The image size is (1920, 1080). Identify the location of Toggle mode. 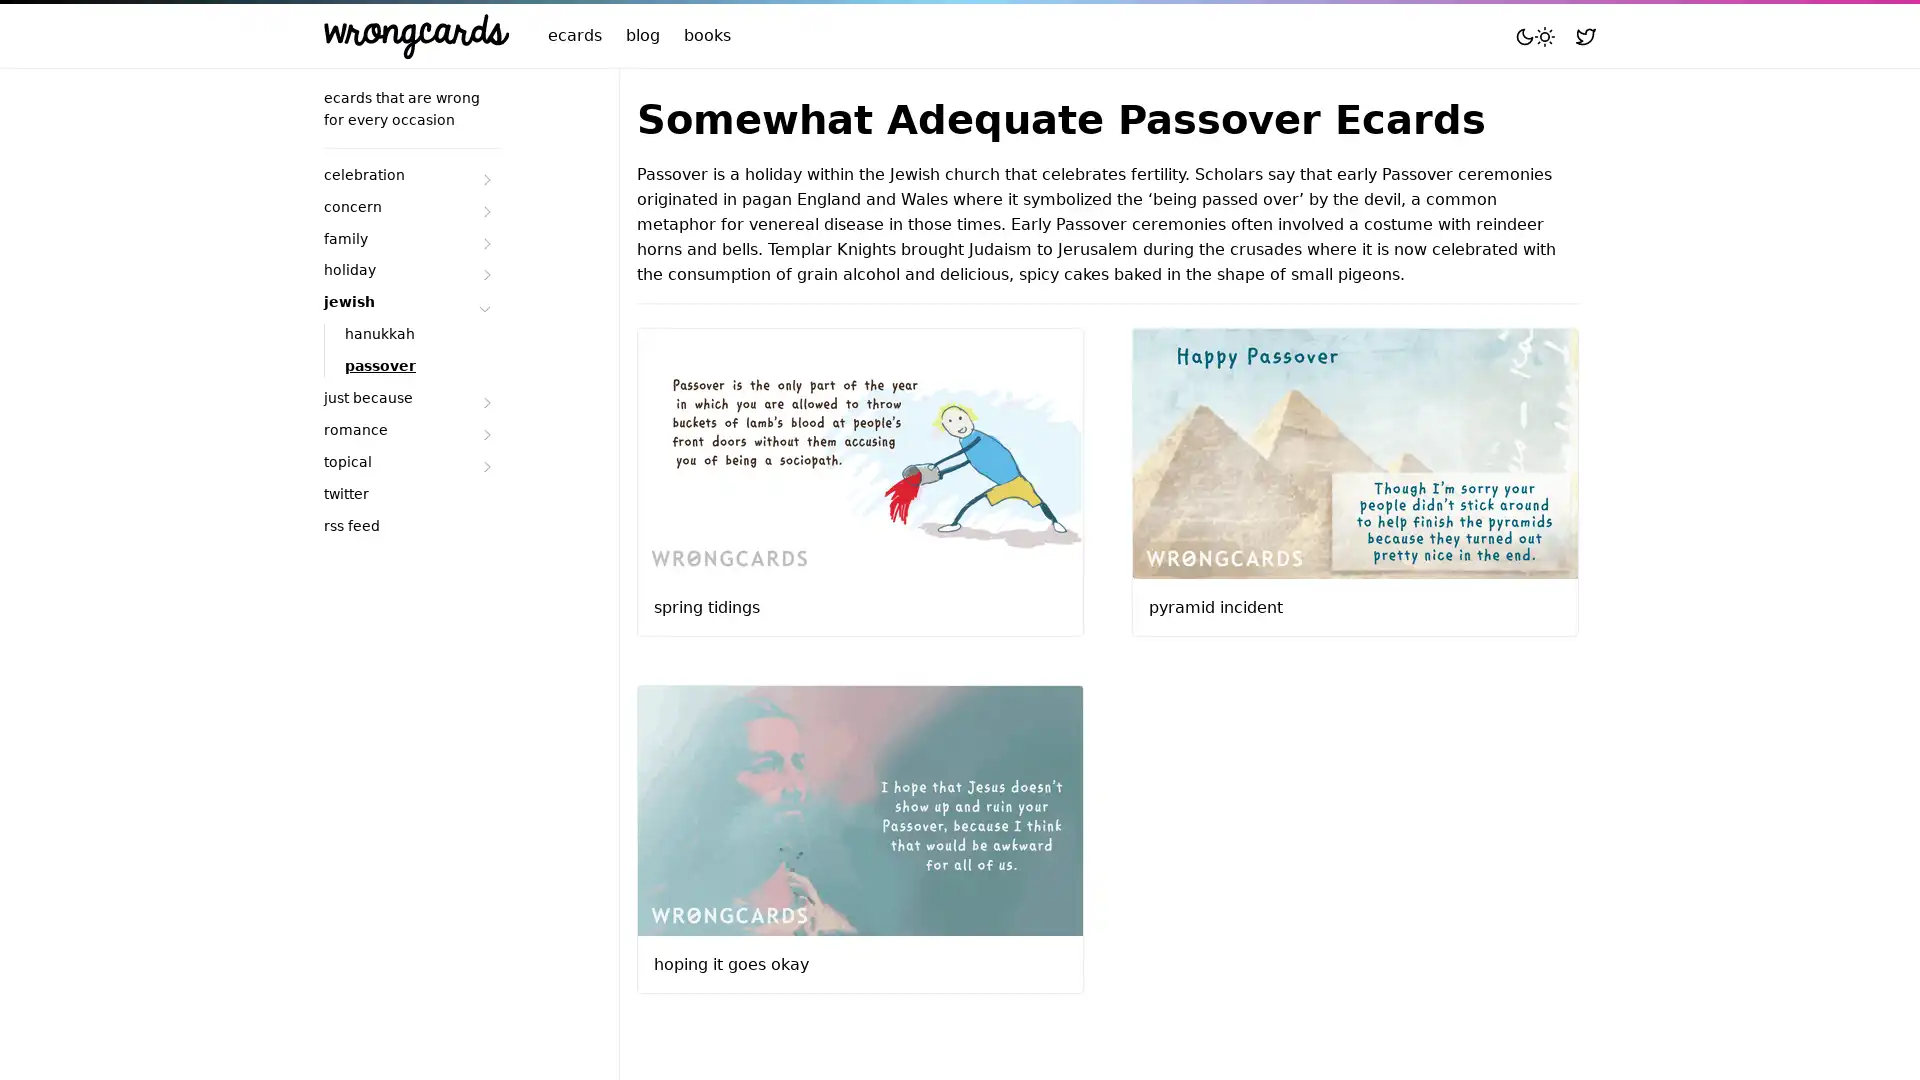
(1534, 35).